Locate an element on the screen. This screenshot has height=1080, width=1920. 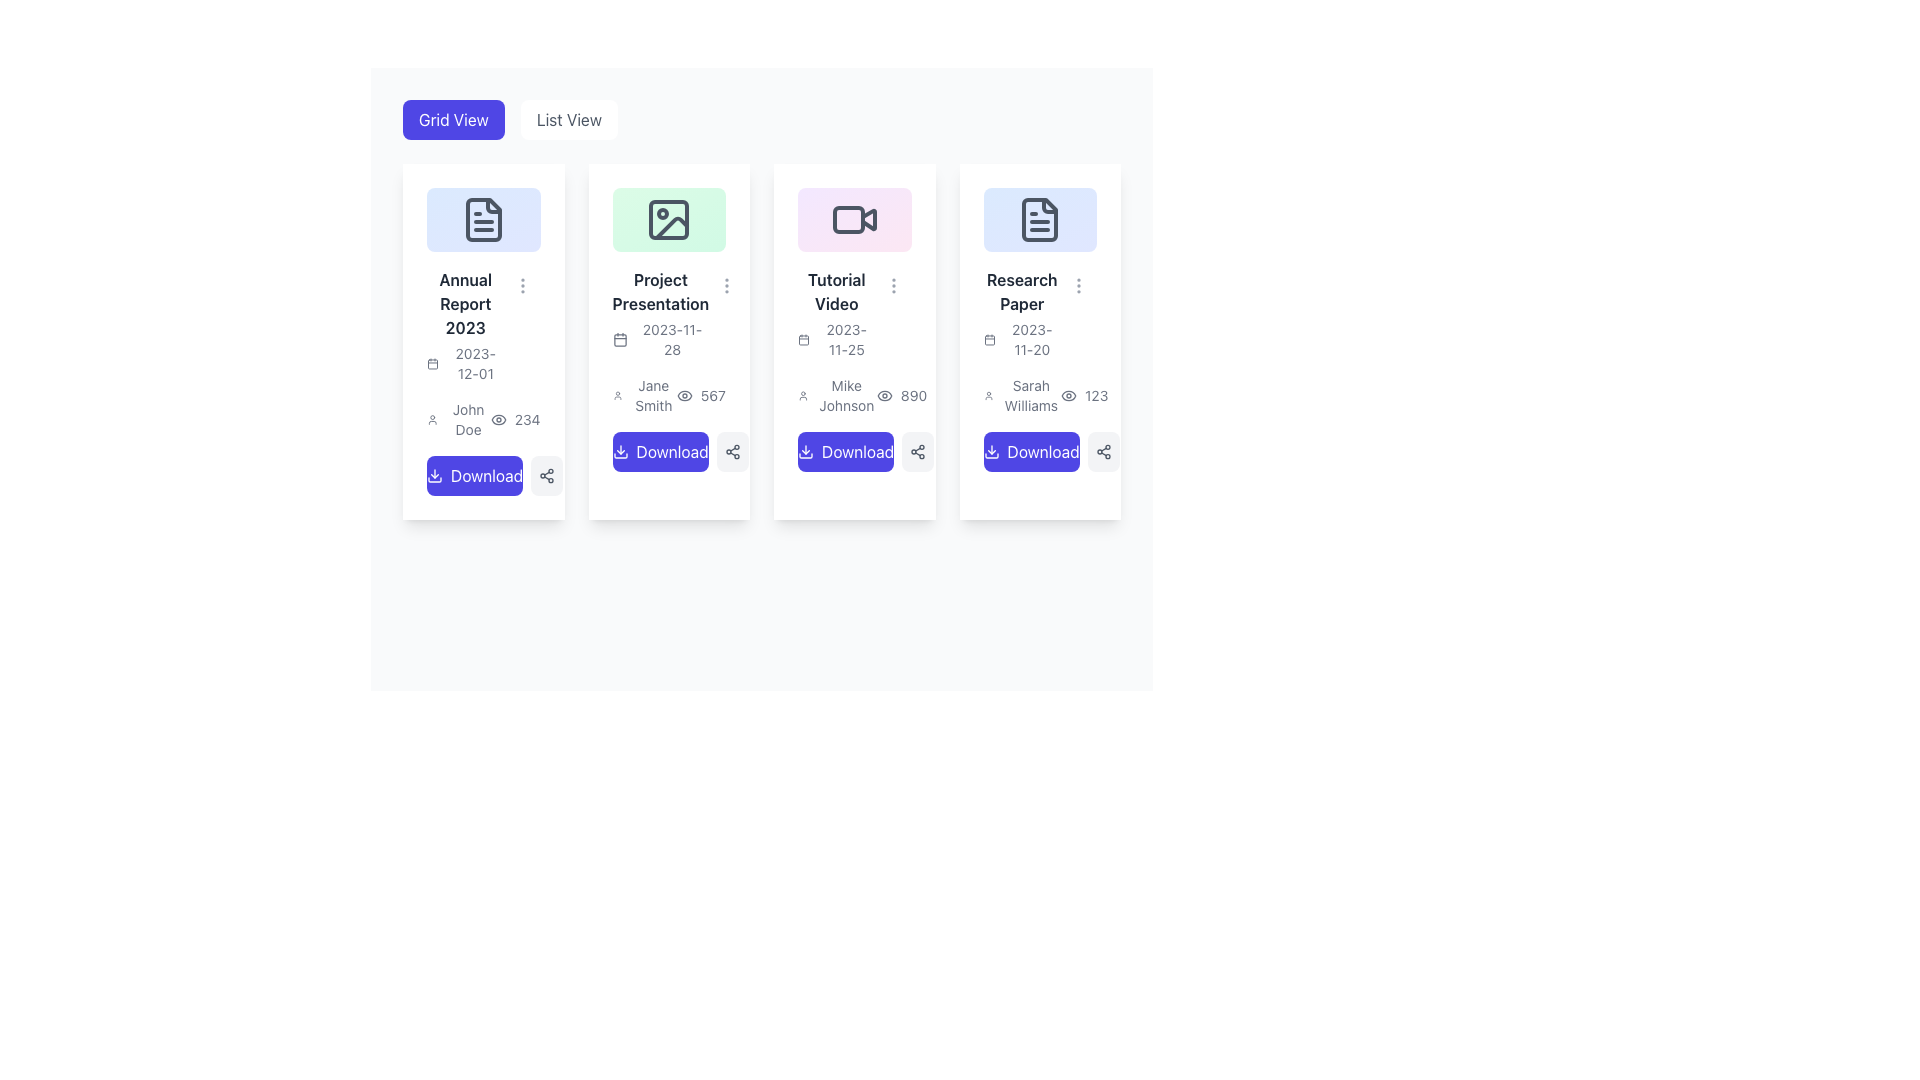
text 'Research Paper' on the informational card located in the rightmost position of the grid view, which is the fourth card in a horizontal row of similar cards is located at coordinates (1022, 313).